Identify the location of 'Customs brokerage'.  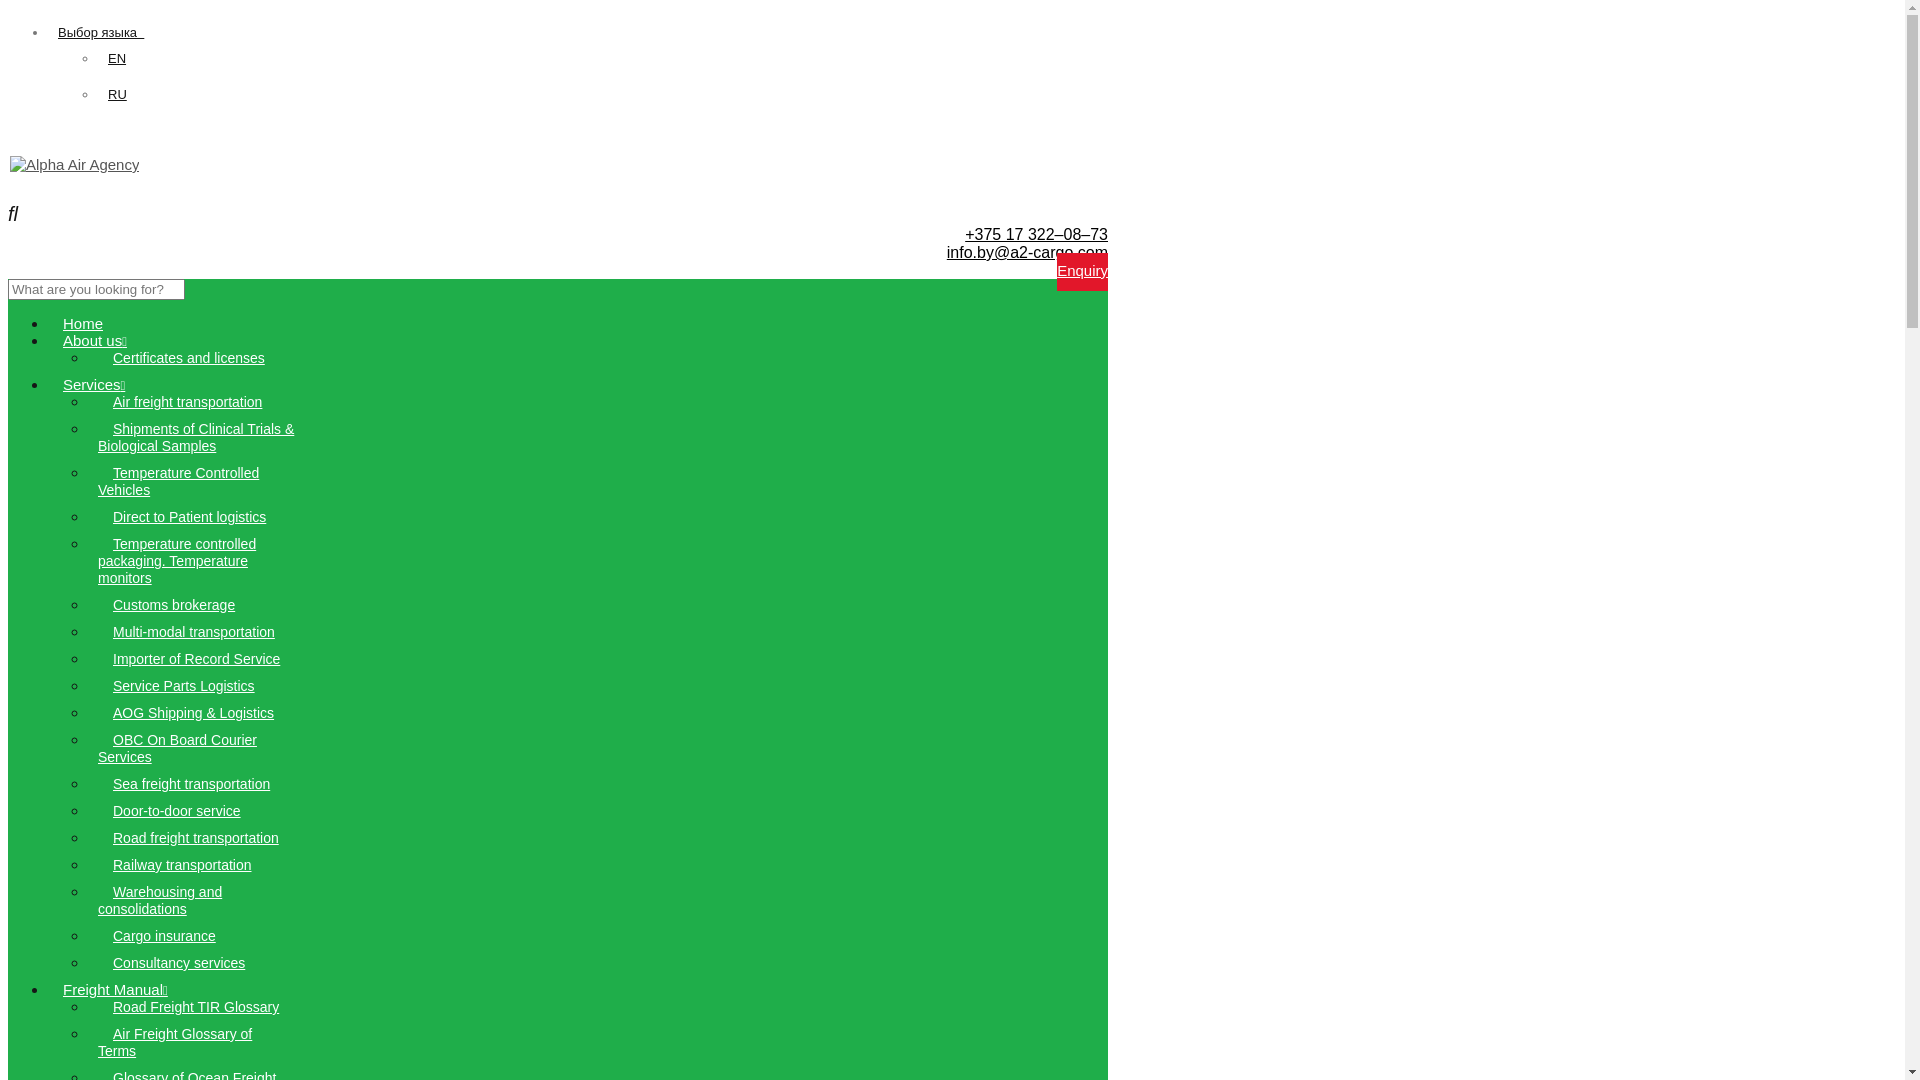
(173, 604).